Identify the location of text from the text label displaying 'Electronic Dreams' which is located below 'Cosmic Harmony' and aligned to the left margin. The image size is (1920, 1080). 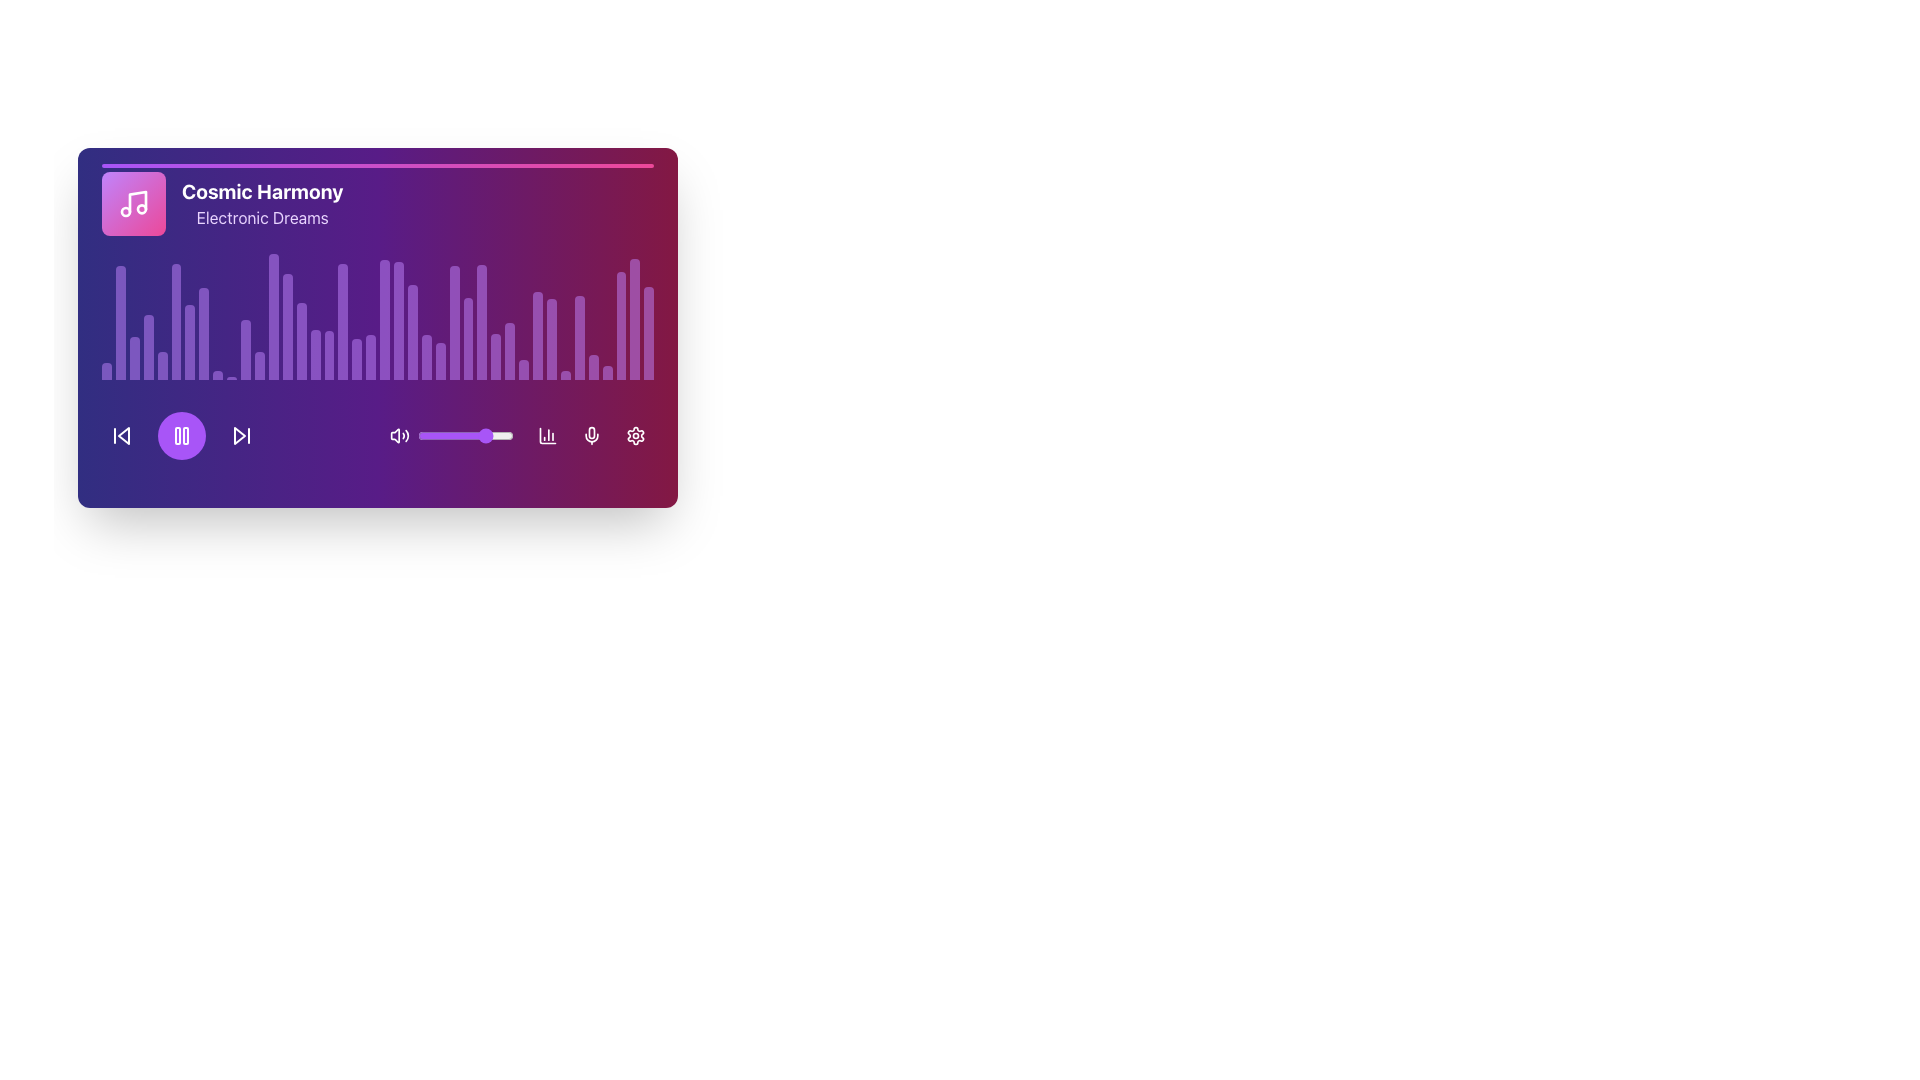
(261, 218).